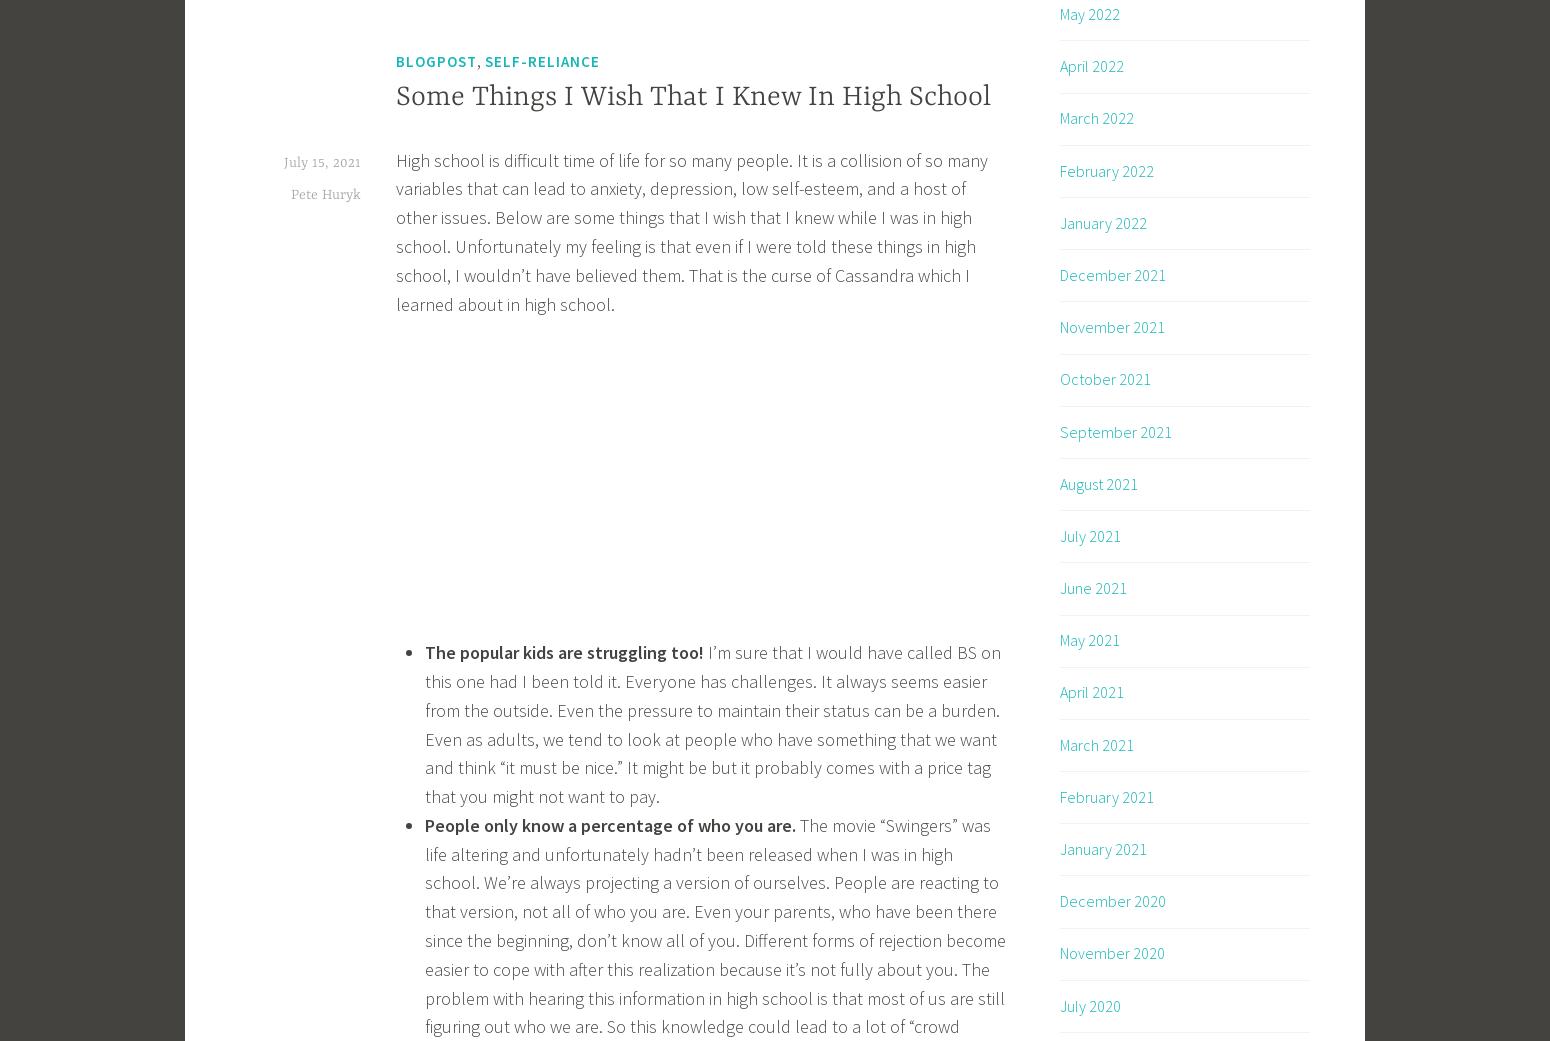  What do you see at coordinates (475, 58) in the screenshot?
I see `','` at bounding box center [475, 58].